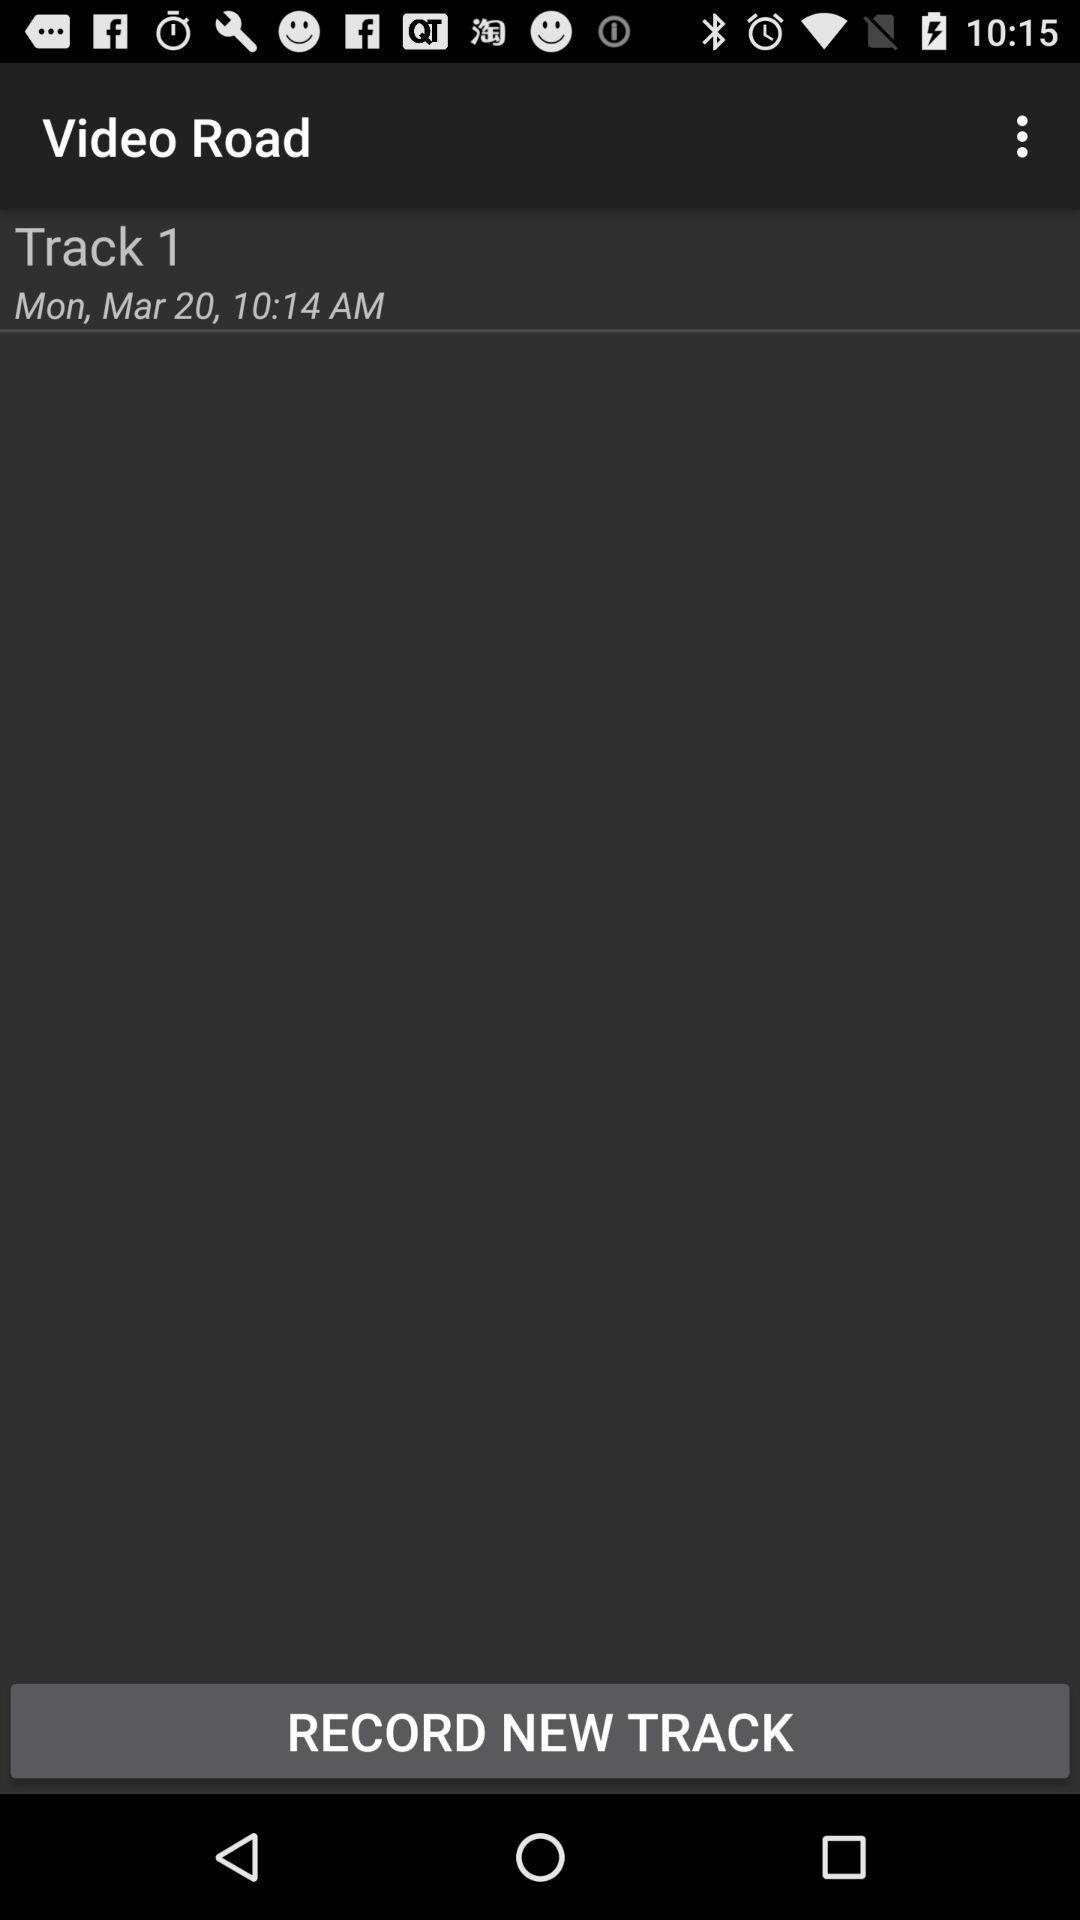 This screenshot has height=1920, width=1080. What do you see at coordinates (1027, 135) in the screenshot?
I see `button above record new track item` at bounding box center [1027, 135].